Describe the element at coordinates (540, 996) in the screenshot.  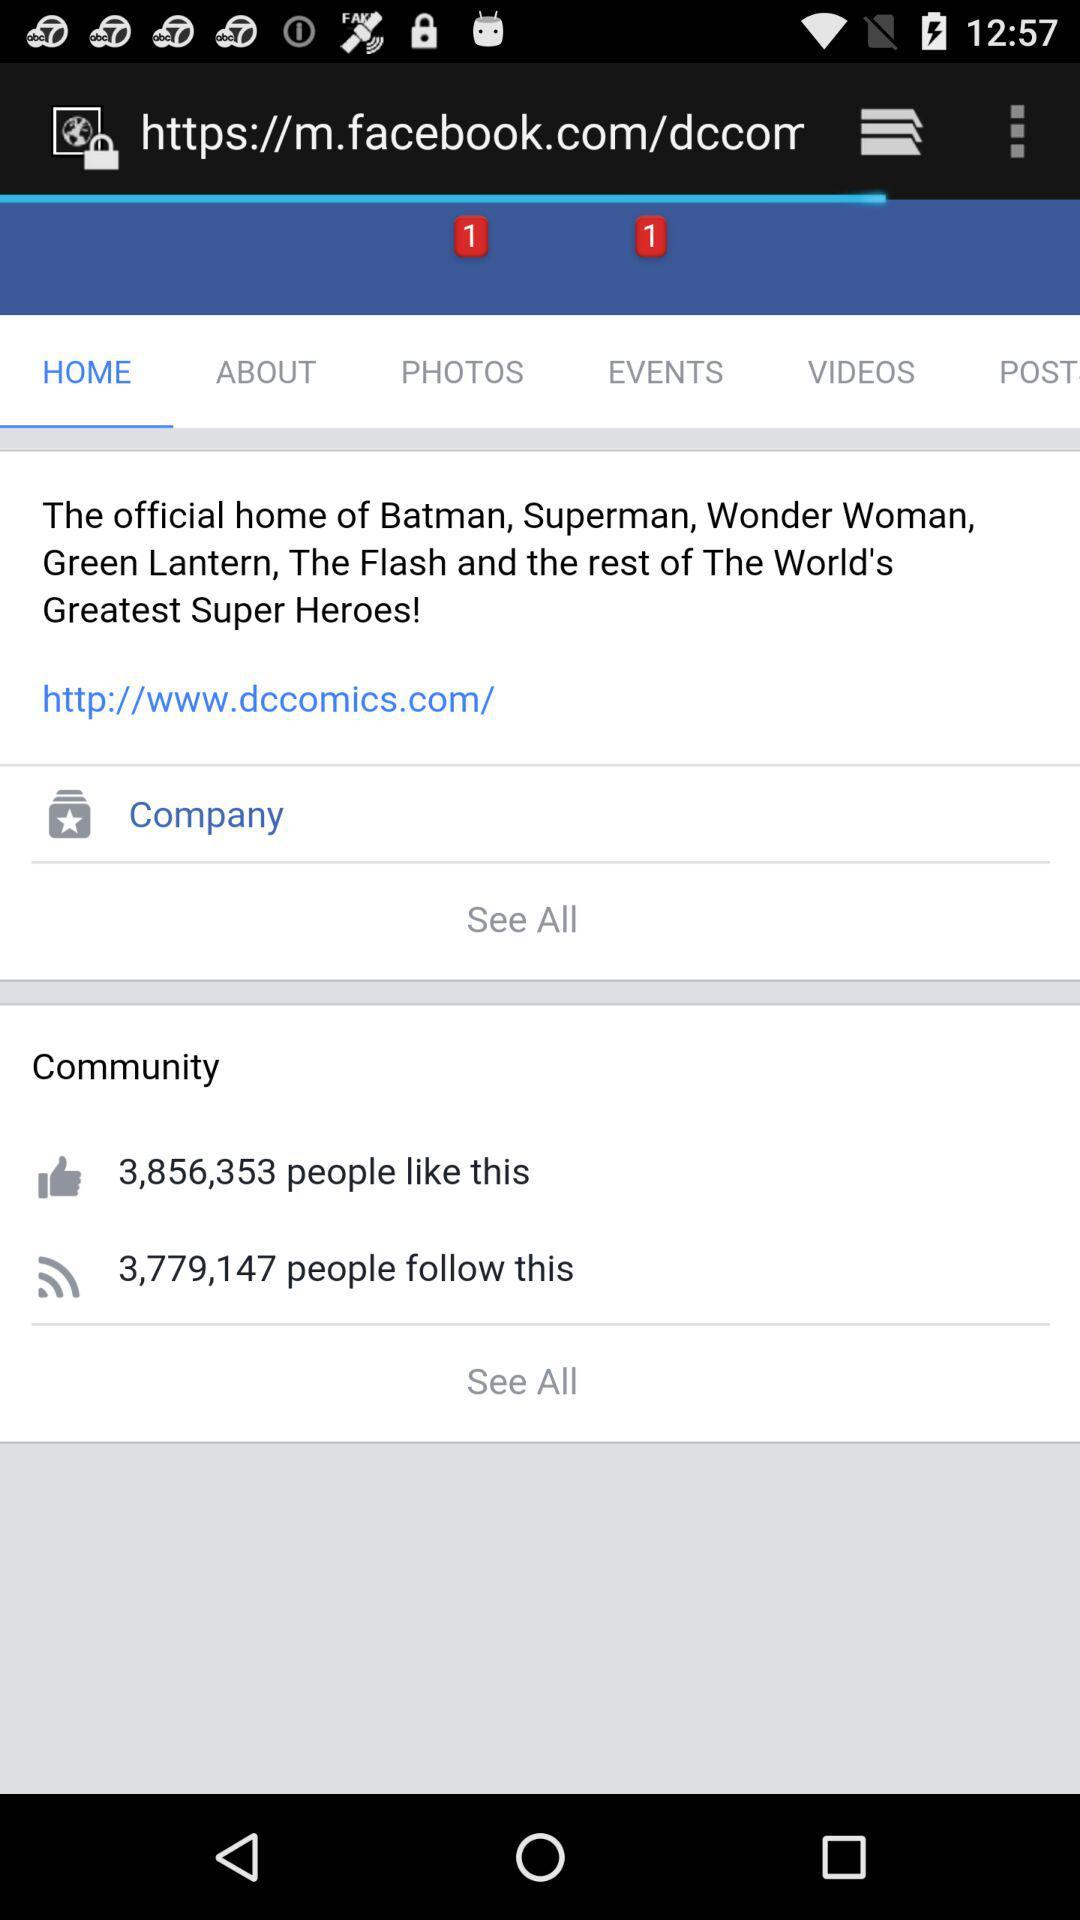
I see `the item at the center` at that location.